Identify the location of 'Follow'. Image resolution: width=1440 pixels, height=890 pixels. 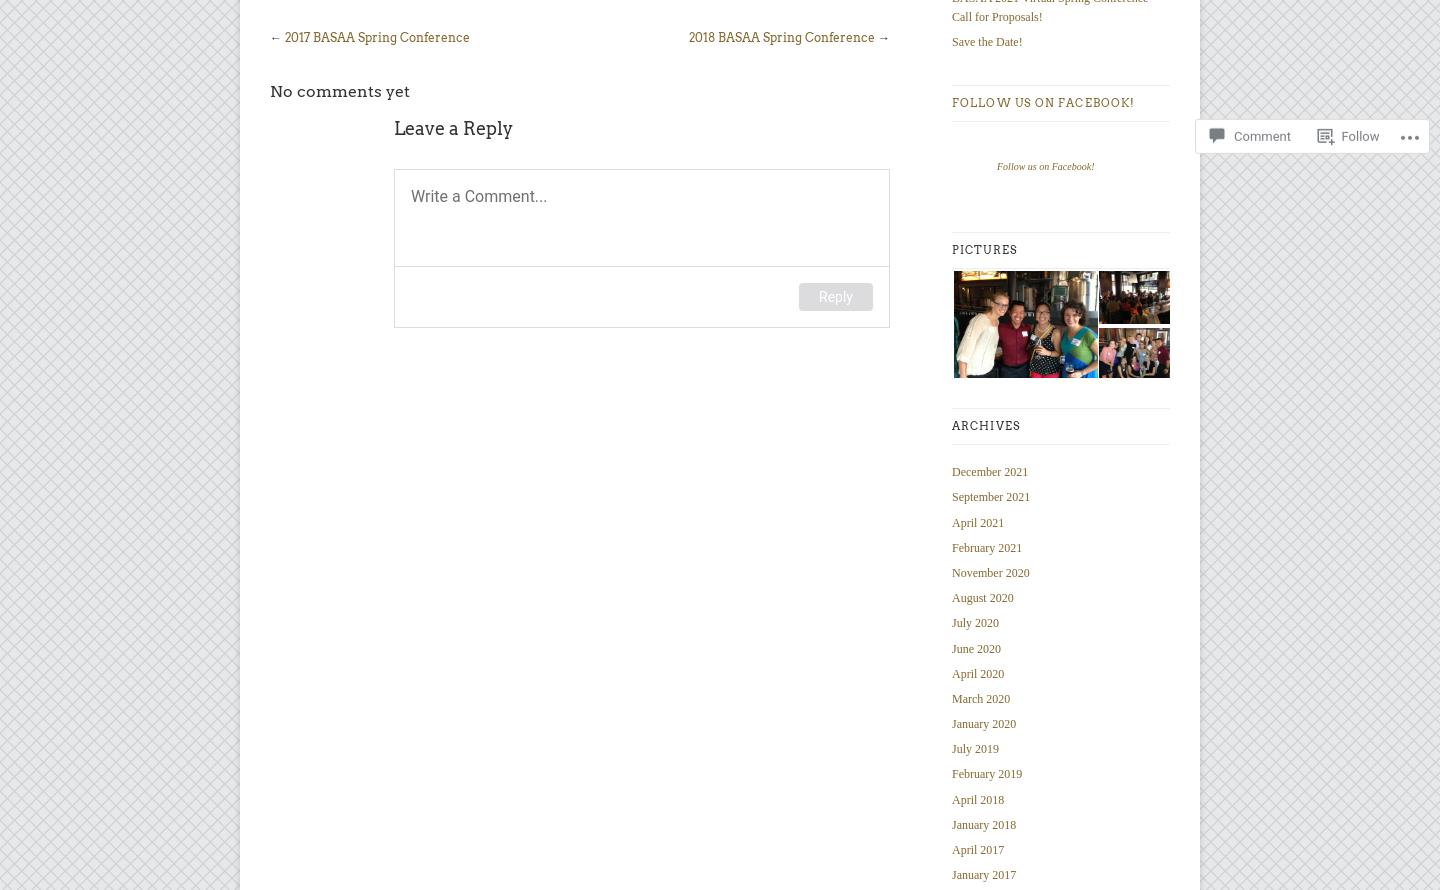
(1358, 81).